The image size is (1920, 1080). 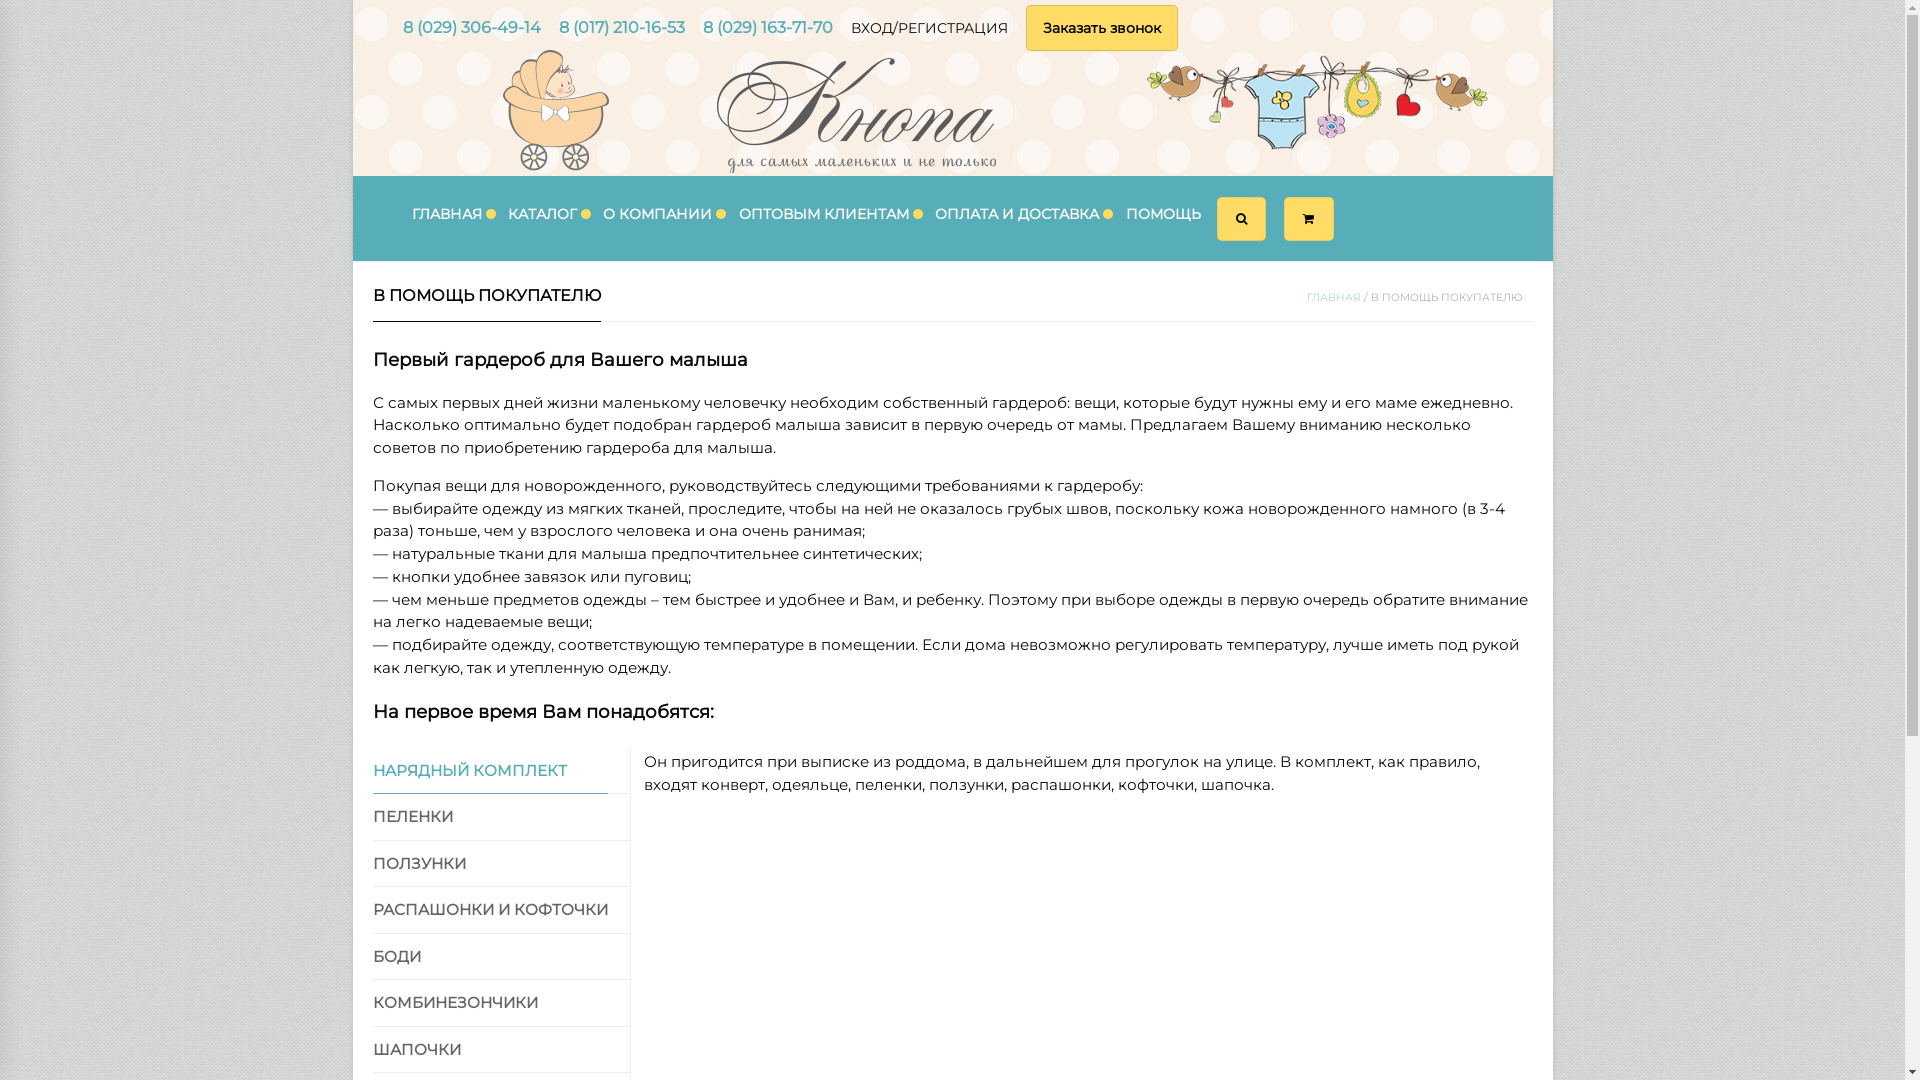 What do you see at coordinates (469, 27) in the screenshot?
I see `'8 (029) 306-49-14'` at bounding box center [469, 27].